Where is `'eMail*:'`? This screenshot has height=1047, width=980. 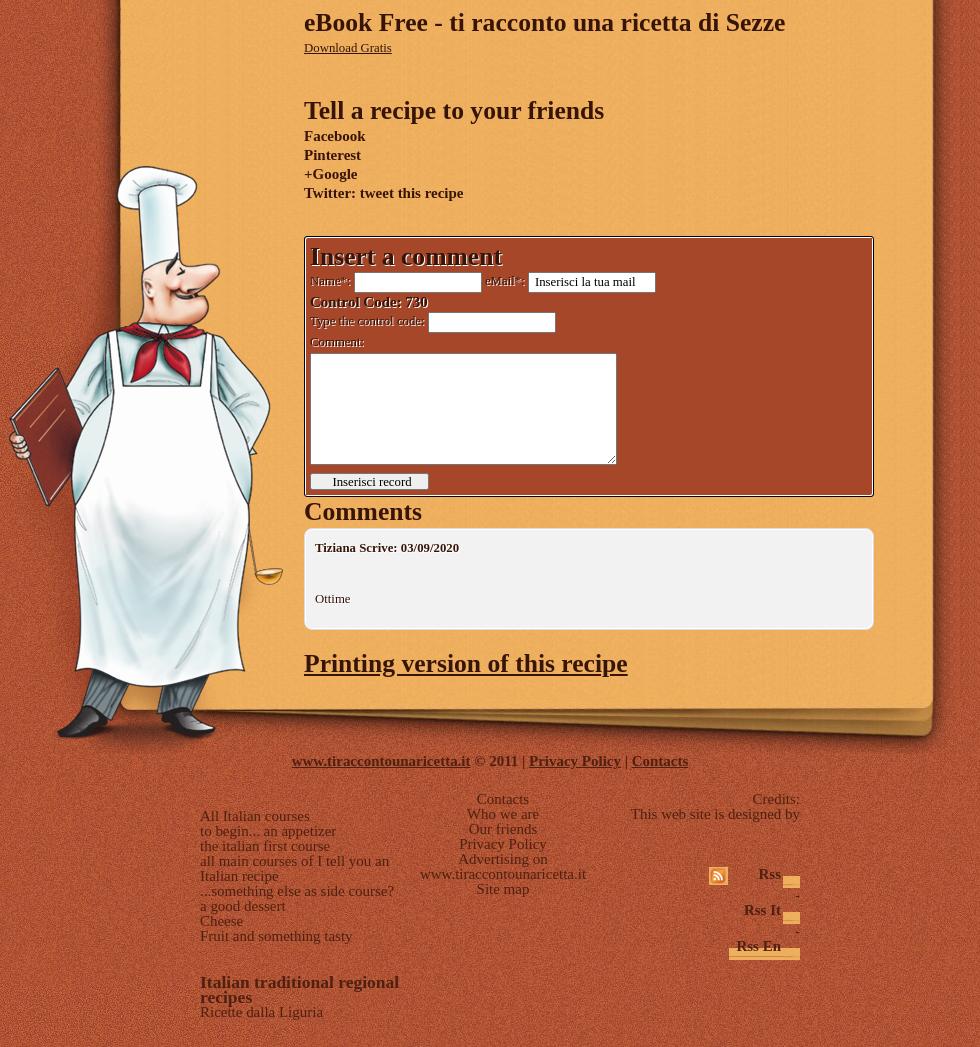
'eMail*:' is located at coordinates (504, 281).